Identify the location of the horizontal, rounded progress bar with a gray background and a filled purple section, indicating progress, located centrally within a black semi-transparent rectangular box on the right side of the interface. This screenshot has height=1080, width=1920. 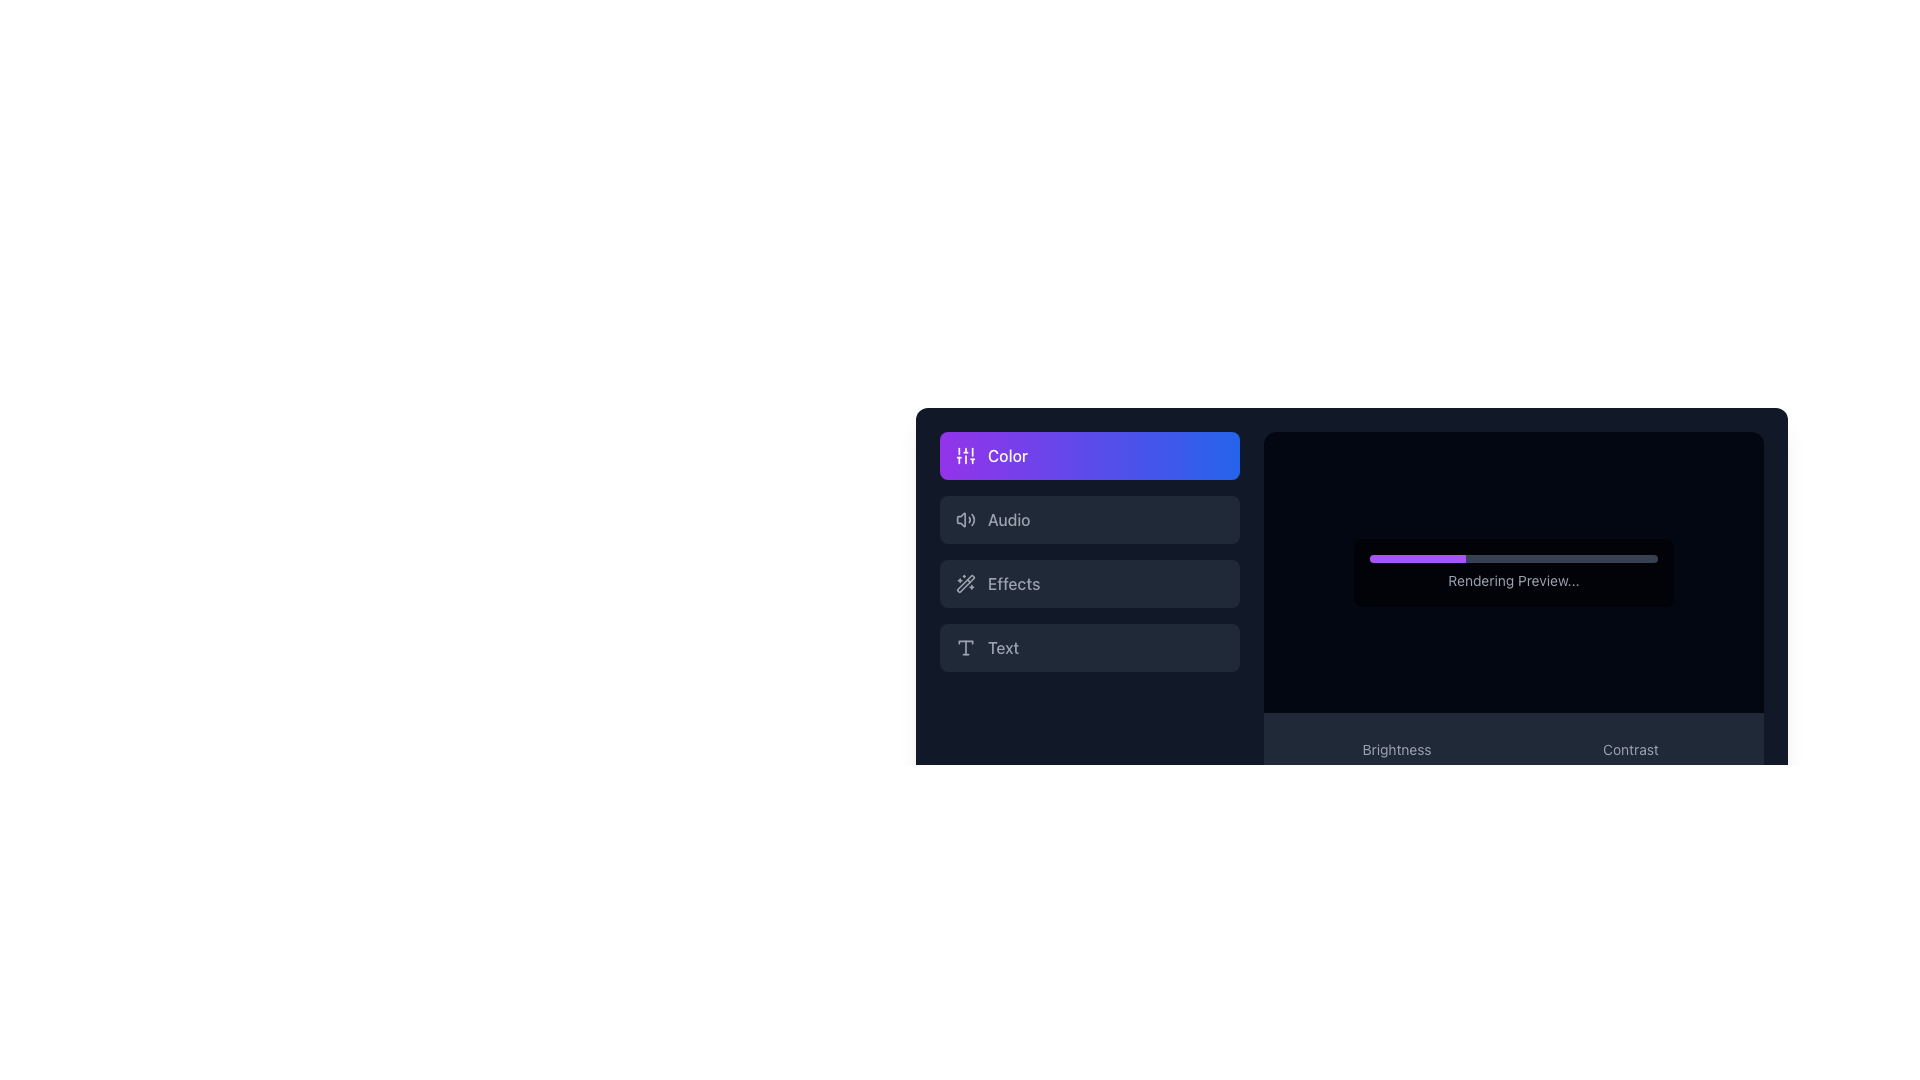
(1513, 558).